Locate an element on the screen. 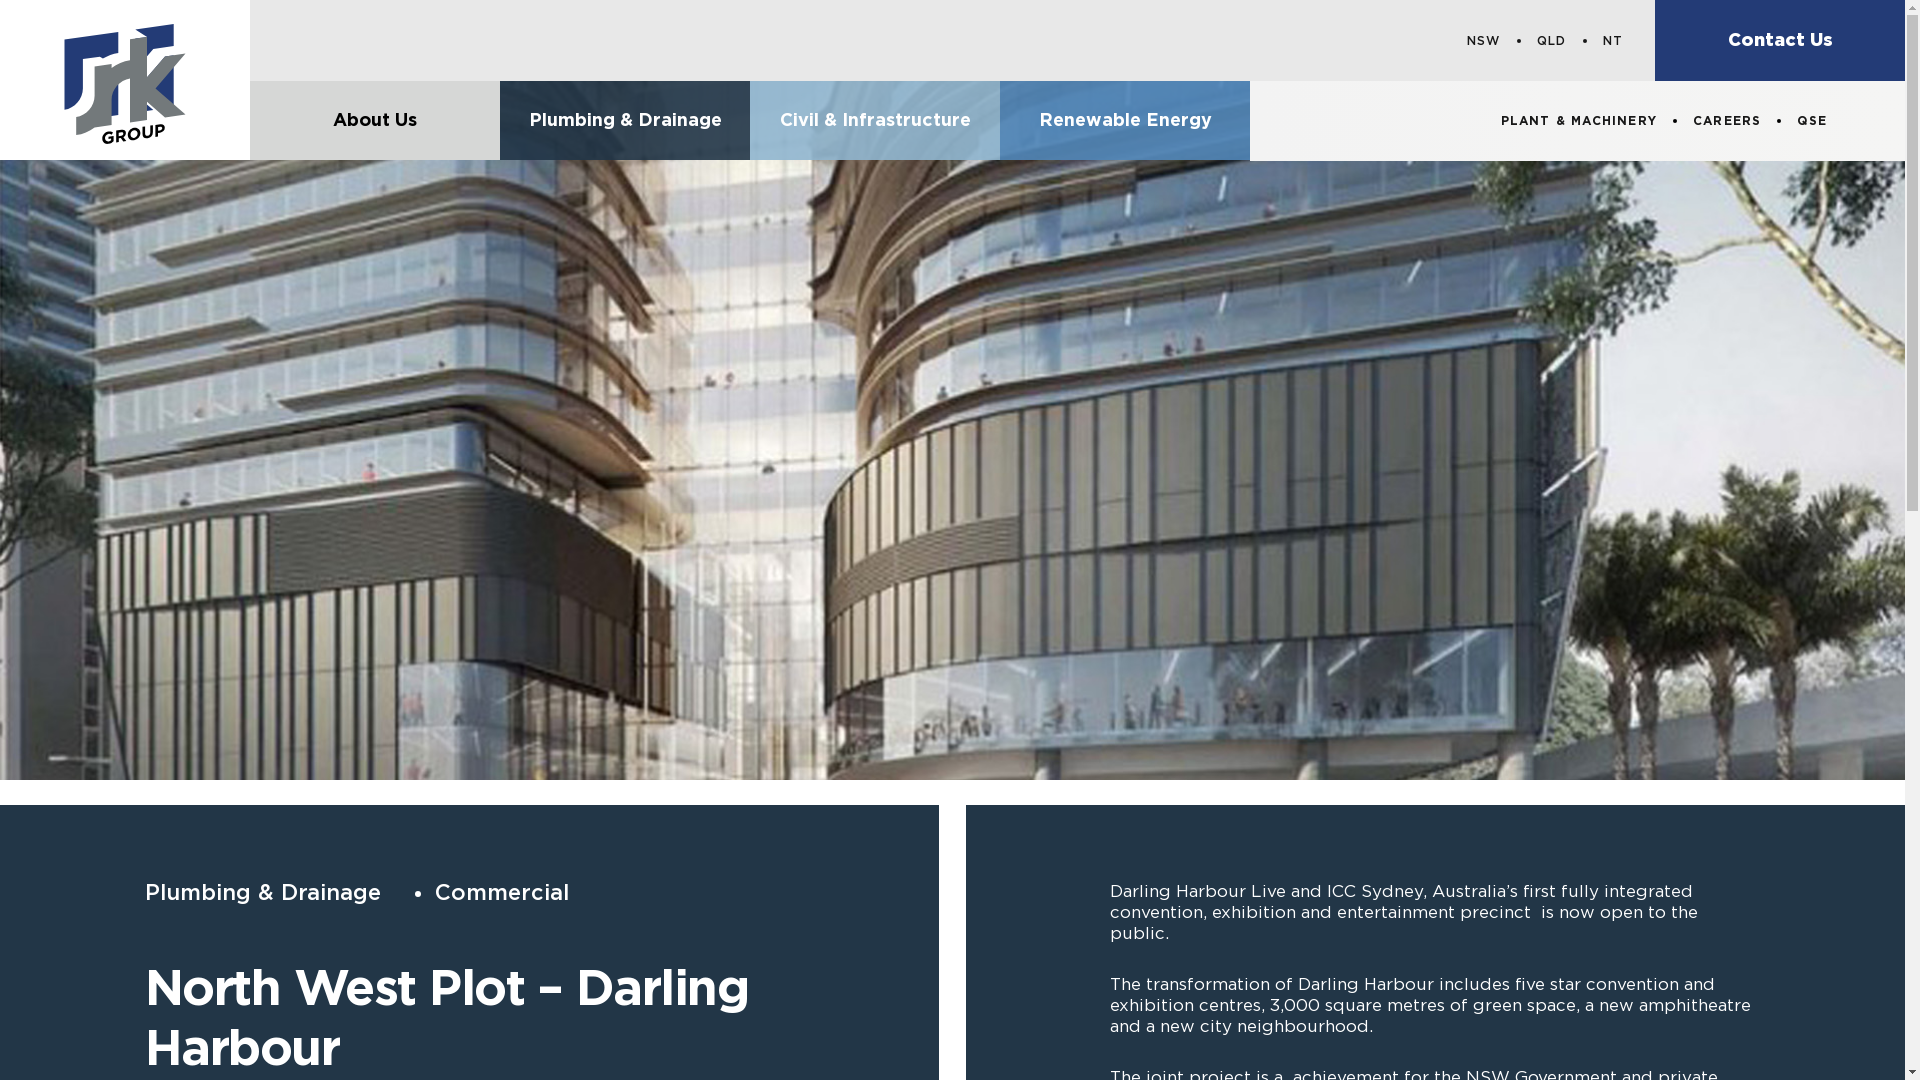 The width and height of the screenshot is (1920, 1080). 'QLD' is located at coordinates (1550, 41).